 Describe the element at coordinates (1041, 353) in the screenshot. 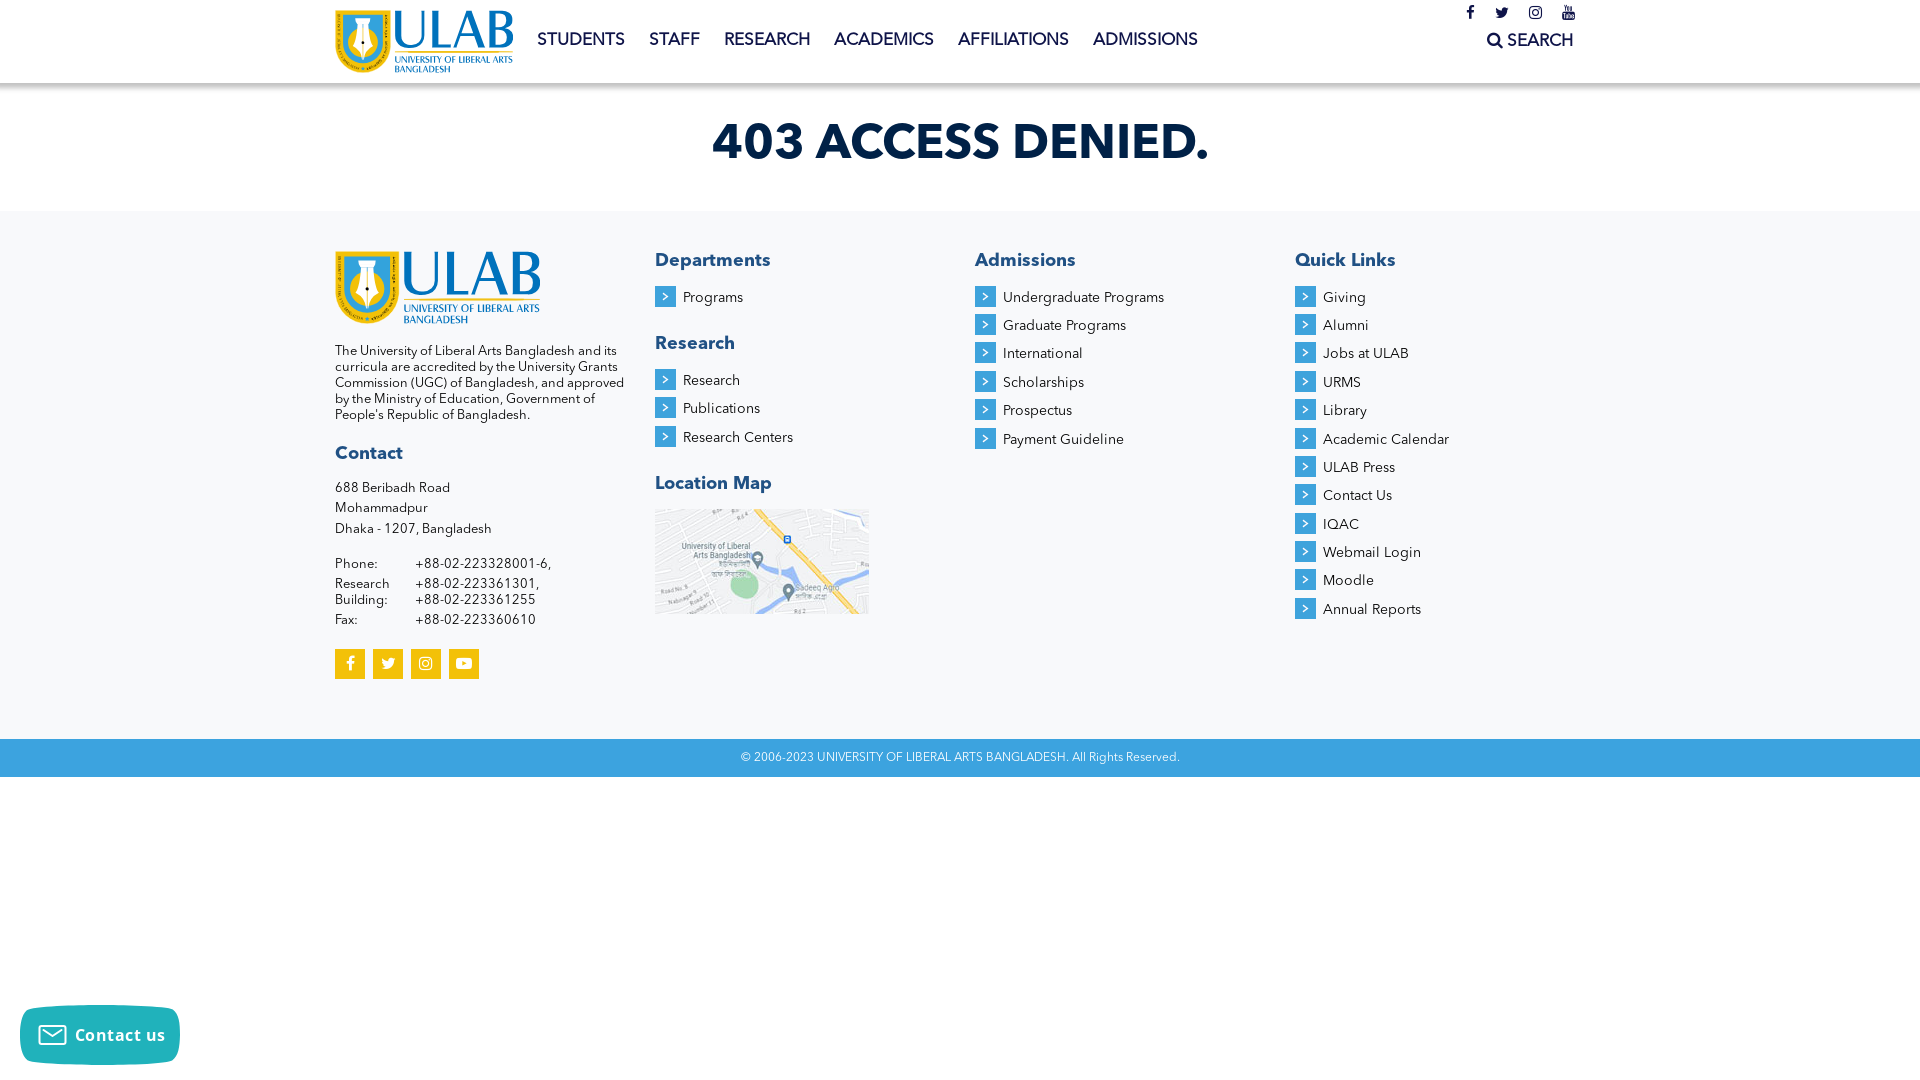

I see `'International'` at that location.